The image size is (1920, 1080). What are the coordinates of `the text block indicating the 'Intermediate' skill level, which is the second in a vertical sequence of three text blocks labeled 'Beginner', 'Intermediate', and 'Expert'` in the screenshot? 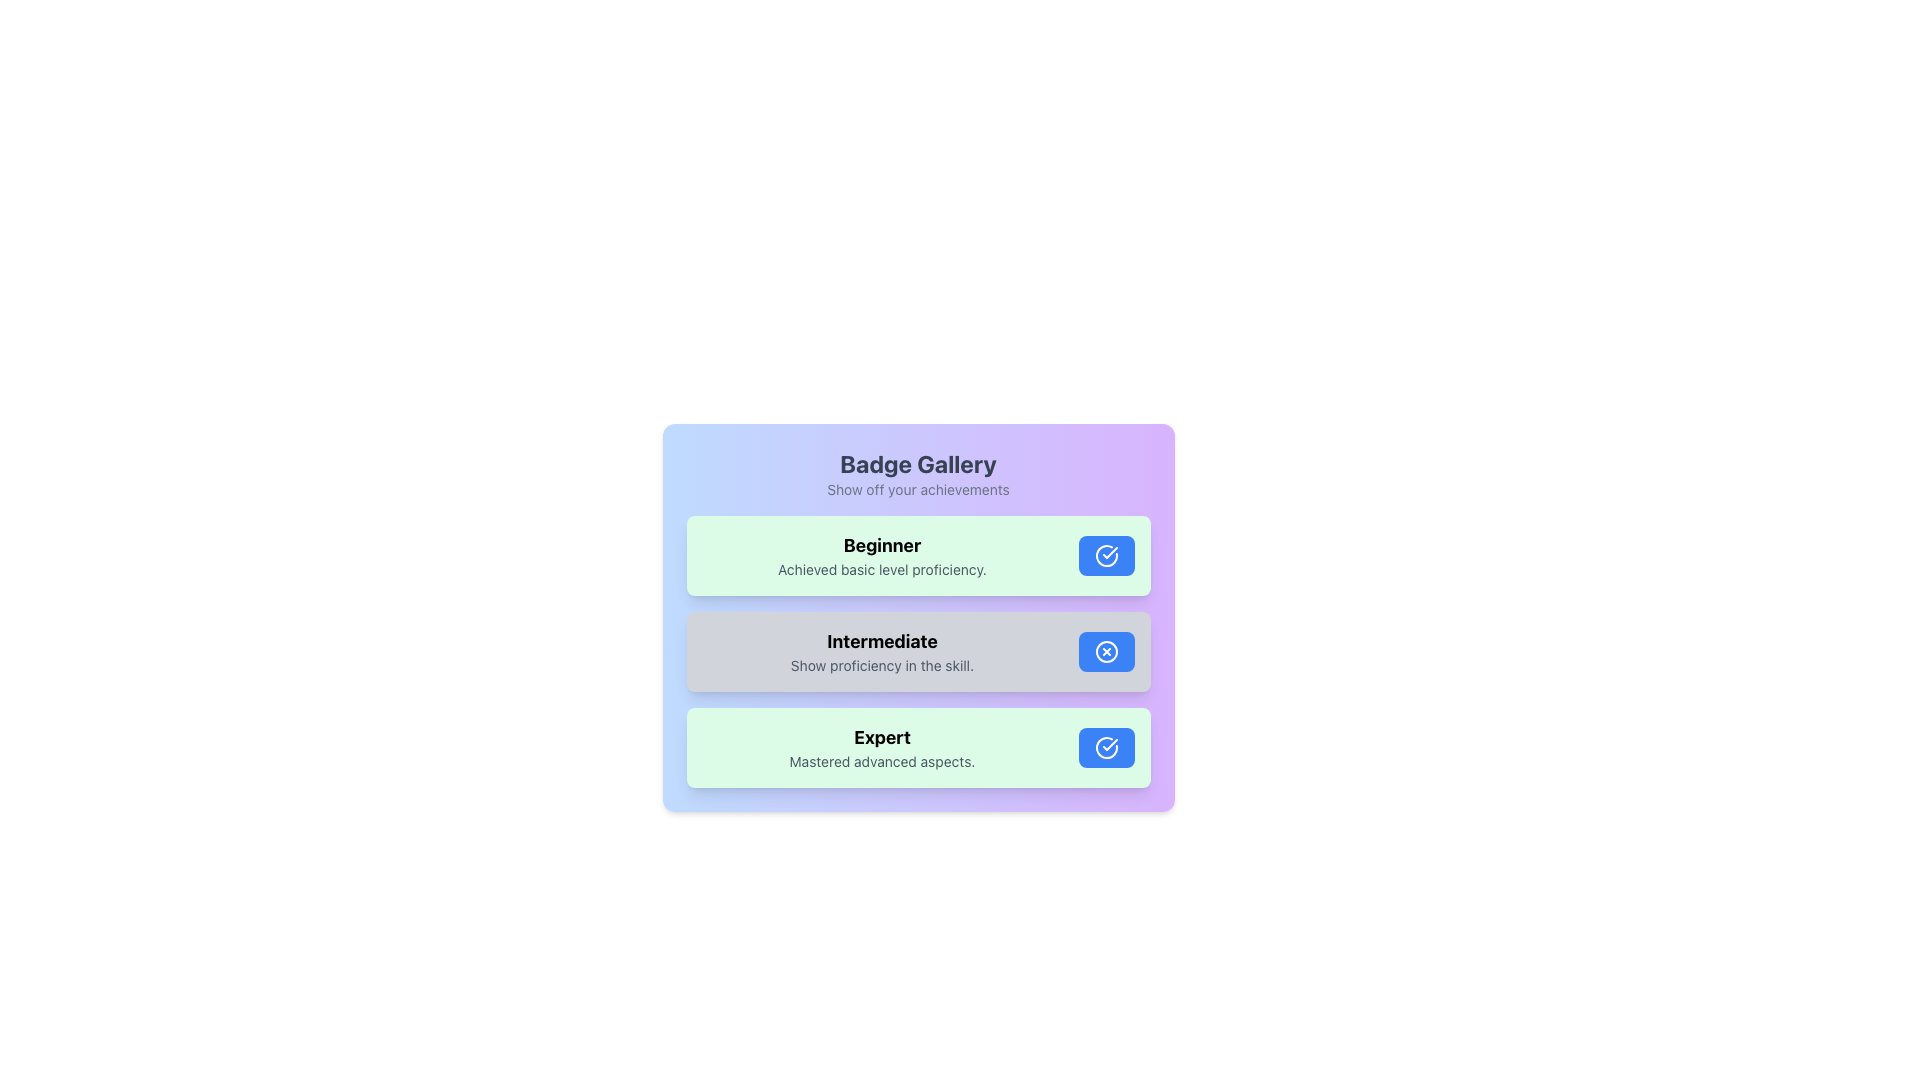 It's located at (881, 651).